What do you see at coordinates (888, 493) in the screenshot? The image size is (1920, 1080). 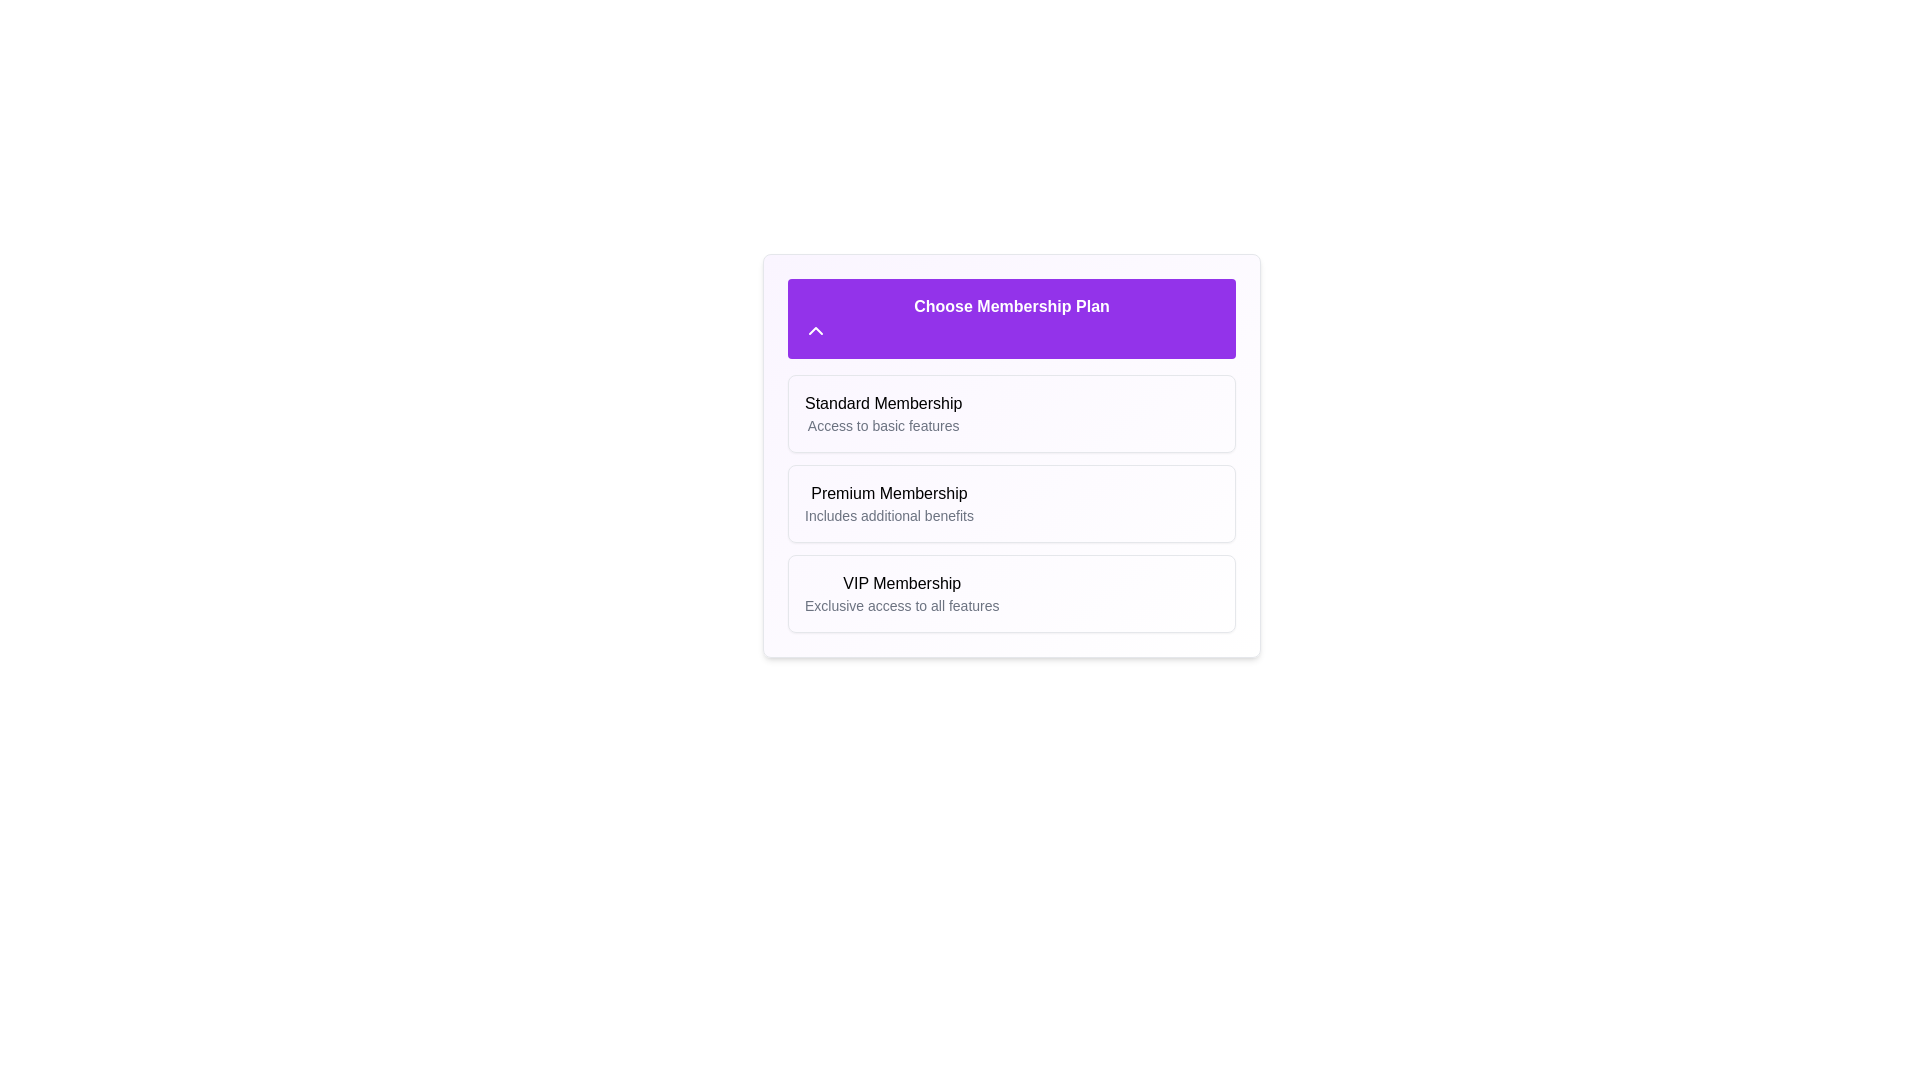 I see `the 'Premium Membership' static text label, which is styled in medium-weight black font on a white background and is the primary title of the second option in the Membership Plans section` at bounding box center [888, 493].